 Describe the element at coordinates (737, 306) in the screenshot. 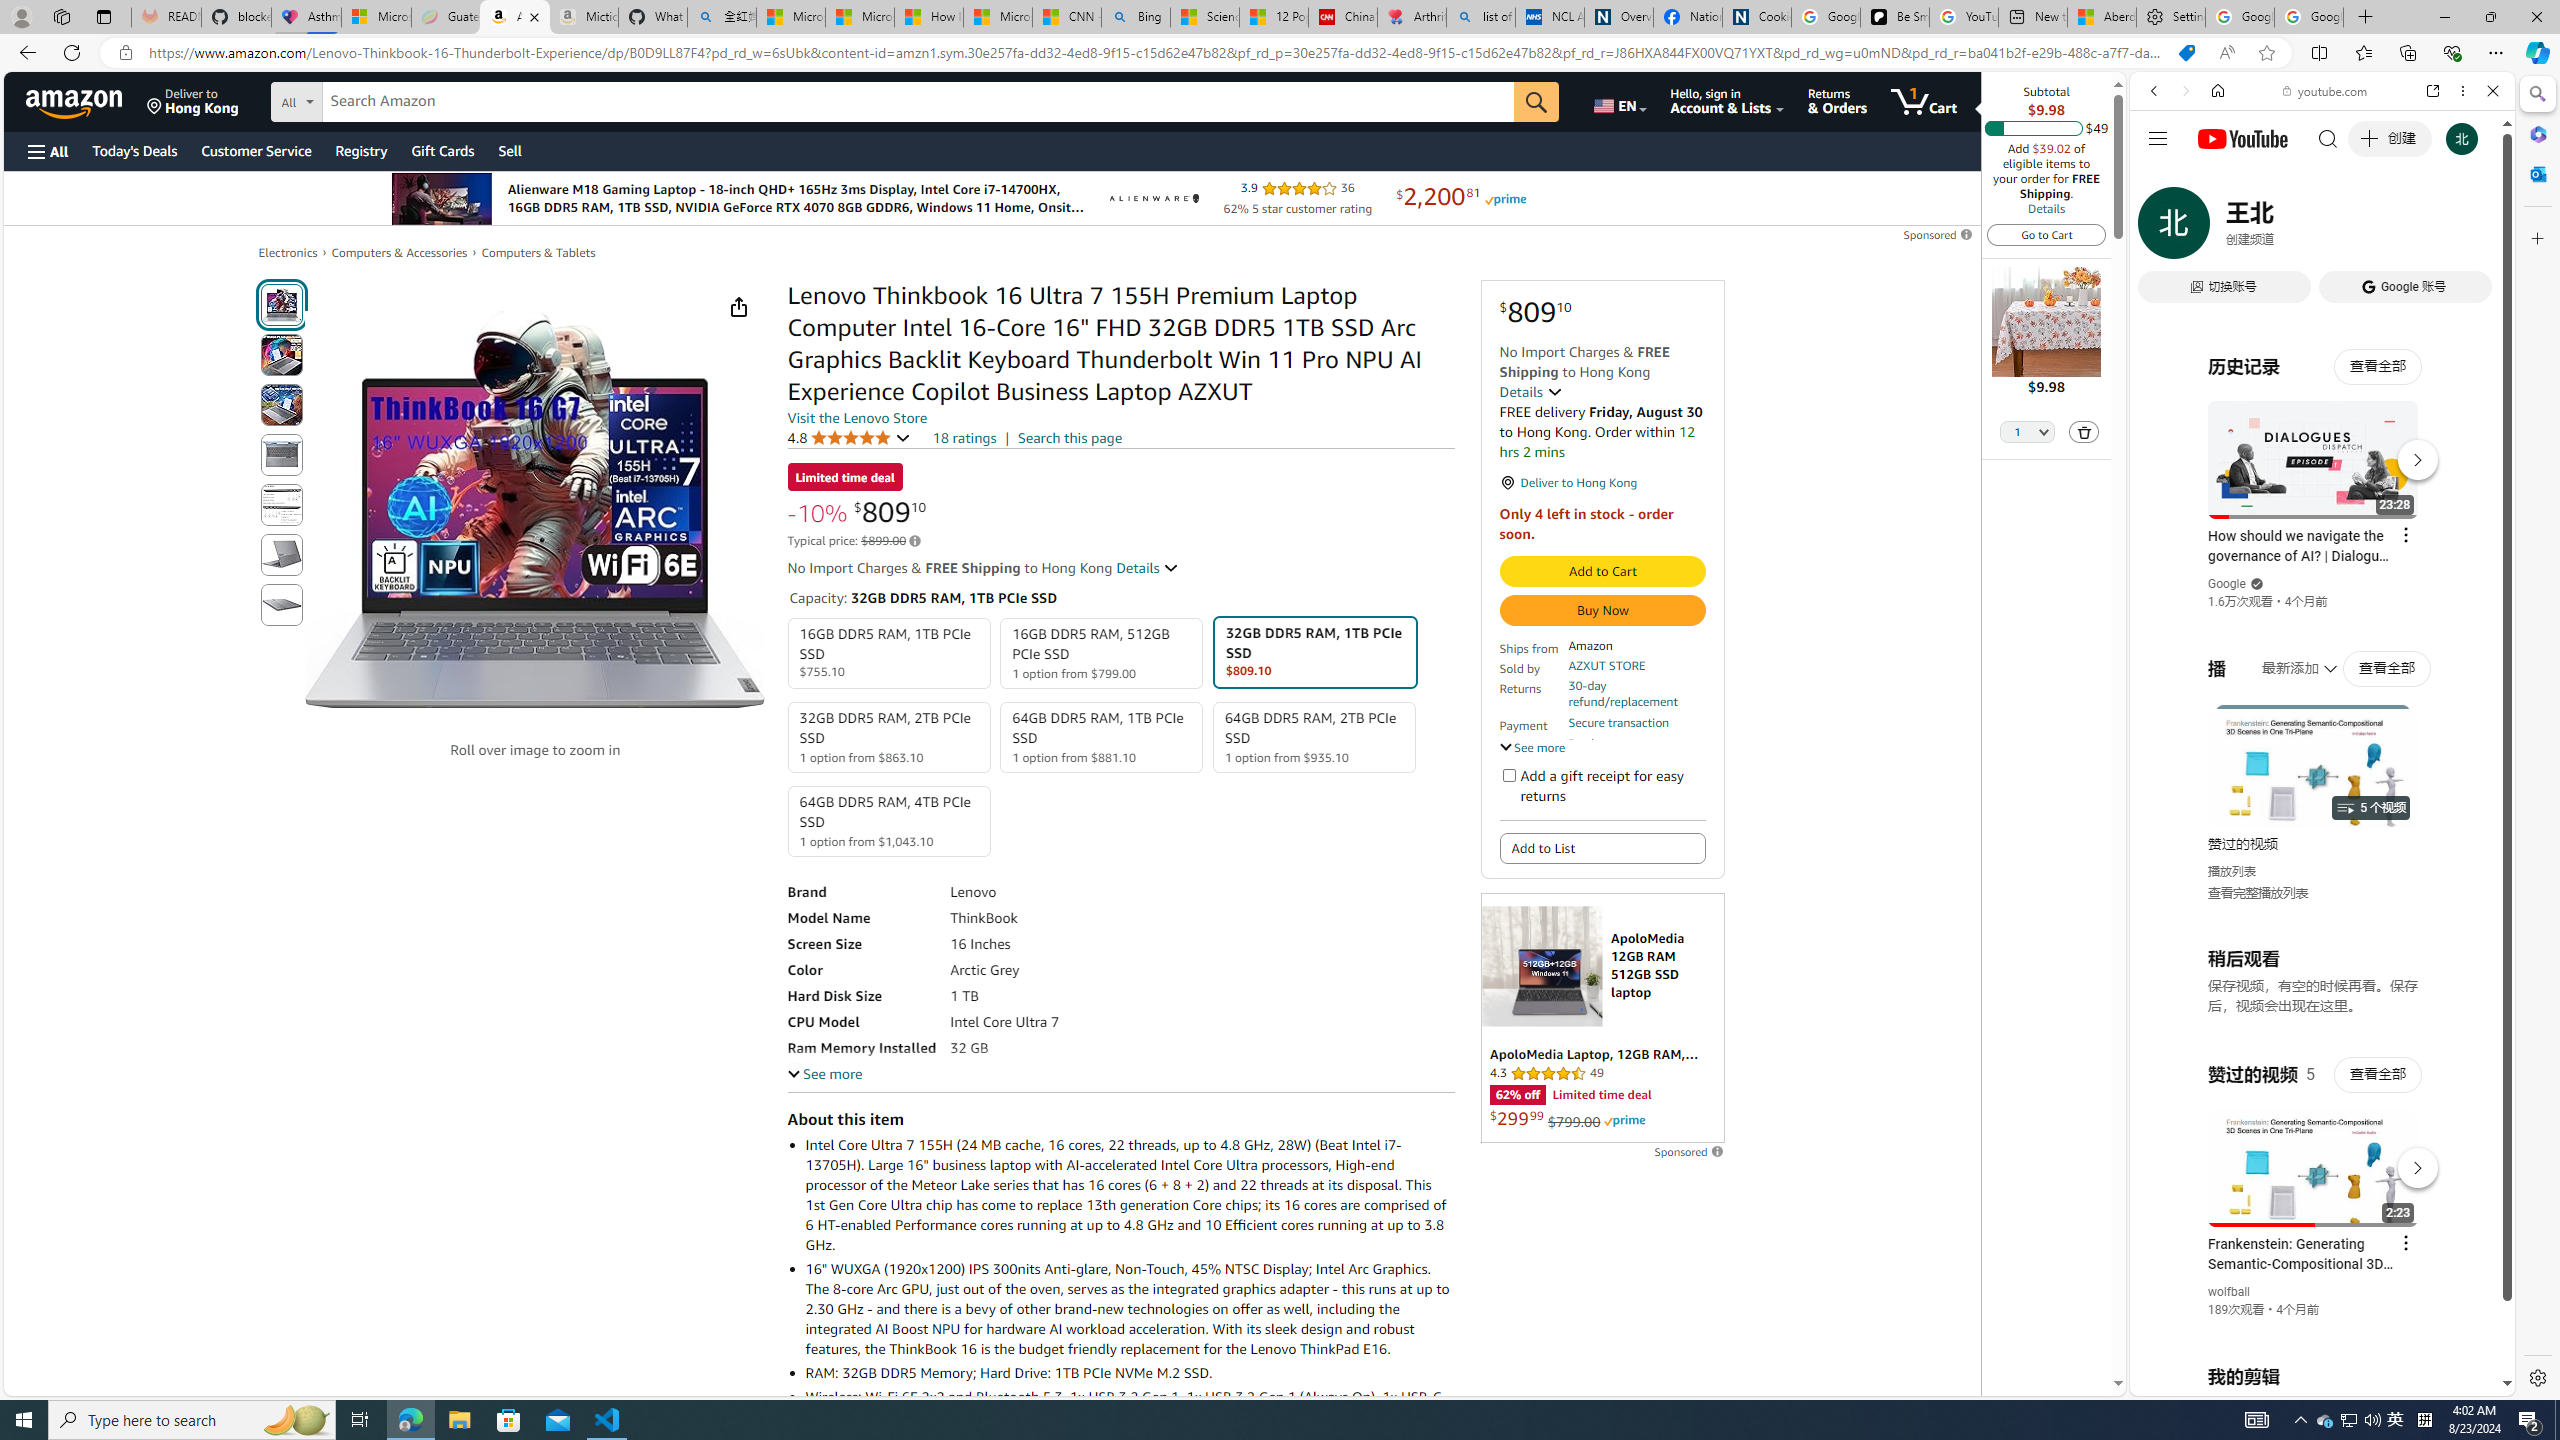

I see `'Share'` at that location.